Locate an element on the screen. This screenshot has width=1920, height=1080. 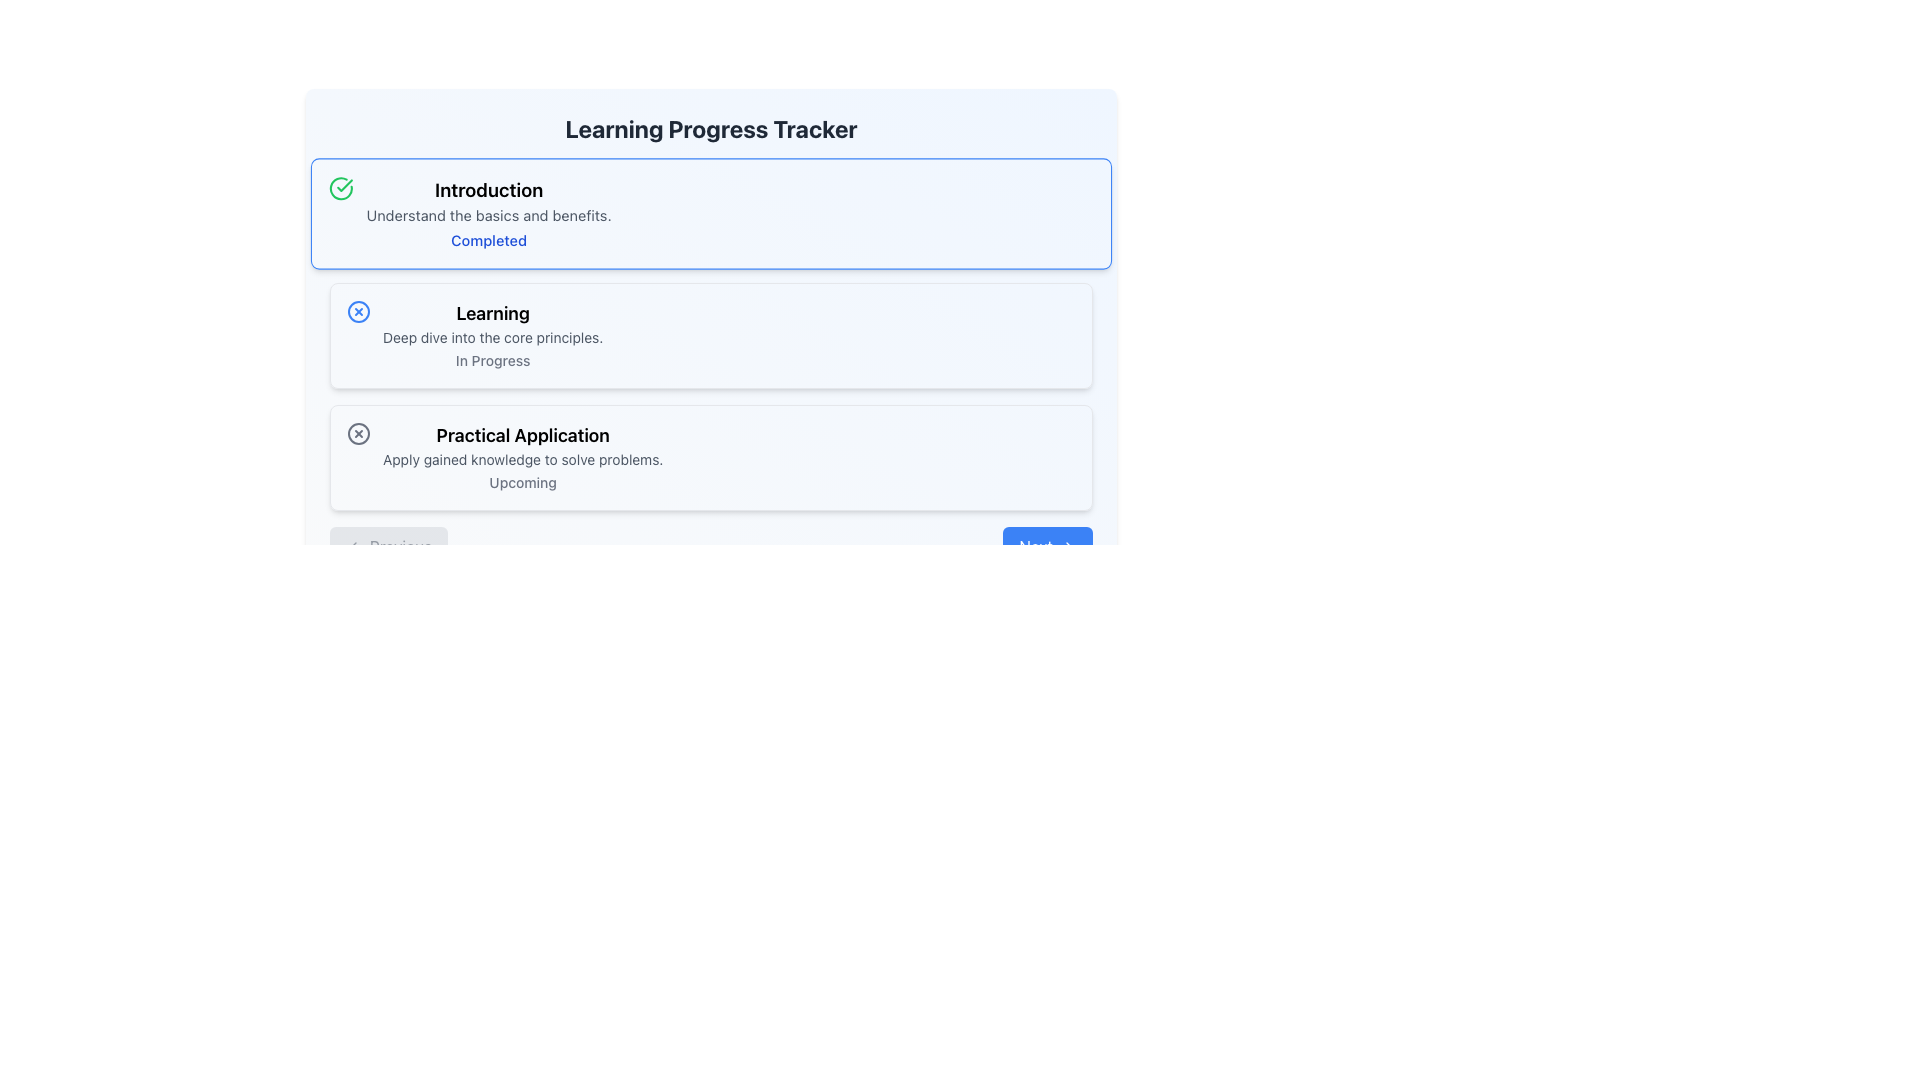
the status indicator icon for the 'Practical Application' row is located at coordinates (359, 433).